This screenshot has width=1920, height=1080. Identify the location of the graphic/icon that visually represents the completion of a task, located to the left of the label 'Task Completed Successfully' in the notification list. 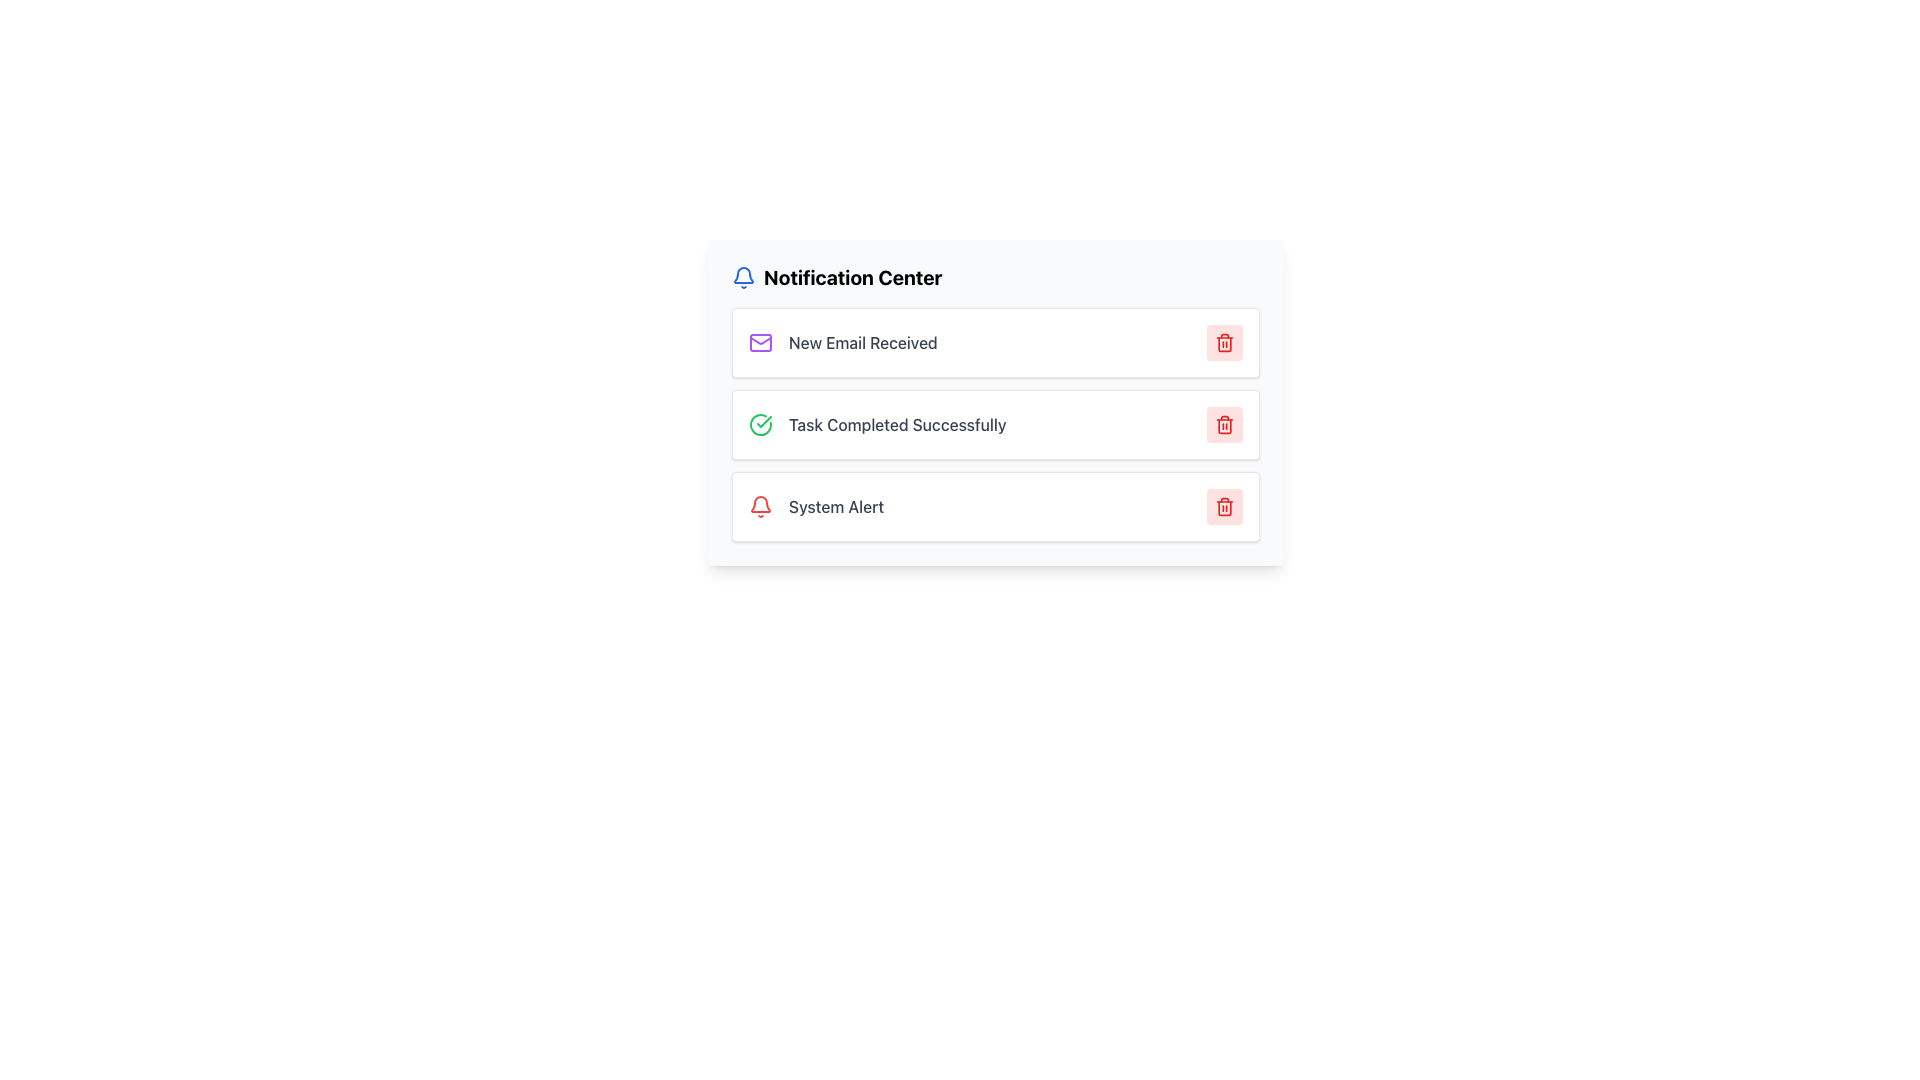
(760, 423).